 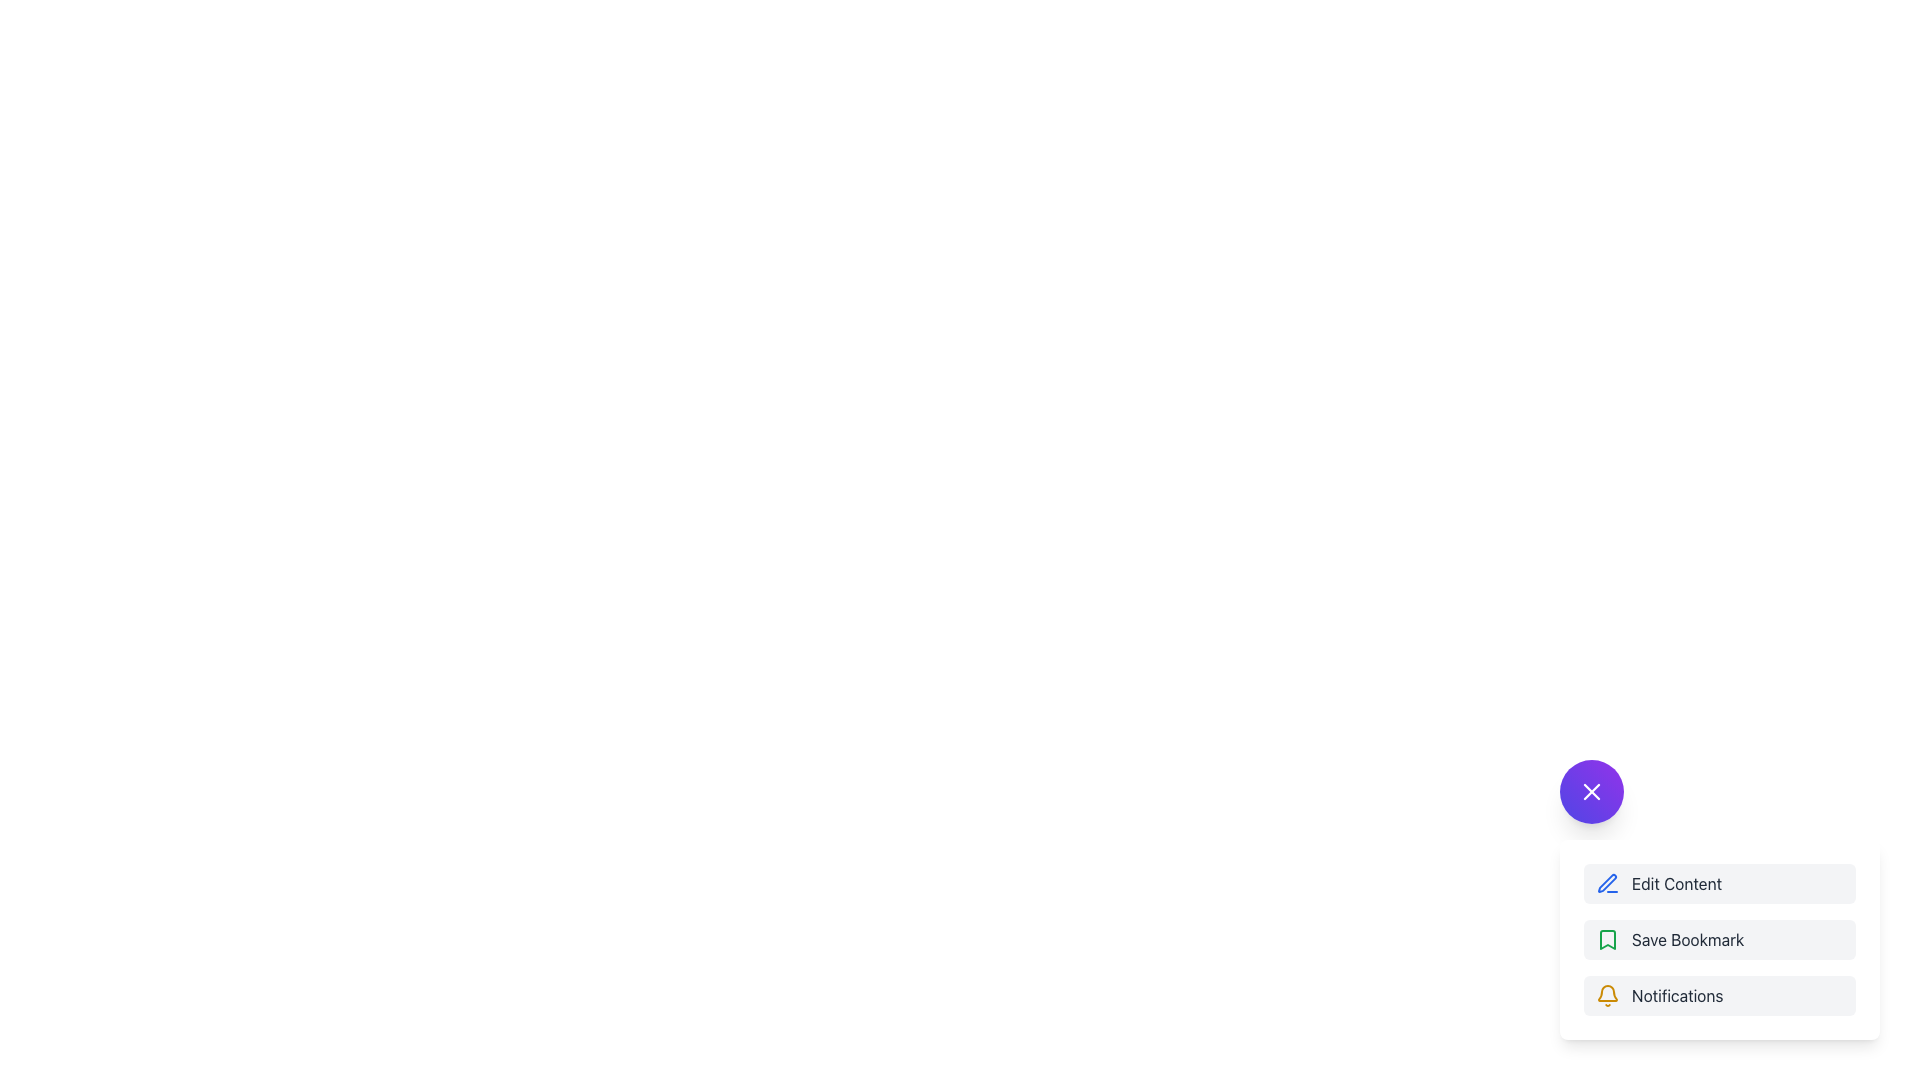 What do you see at coordinates (1718, 882) in the screenshot?
I see `the 'Edit Content' button, which has a light gray background, rounded corners, and a blue pen icon` at bounding box center [1718, 882].